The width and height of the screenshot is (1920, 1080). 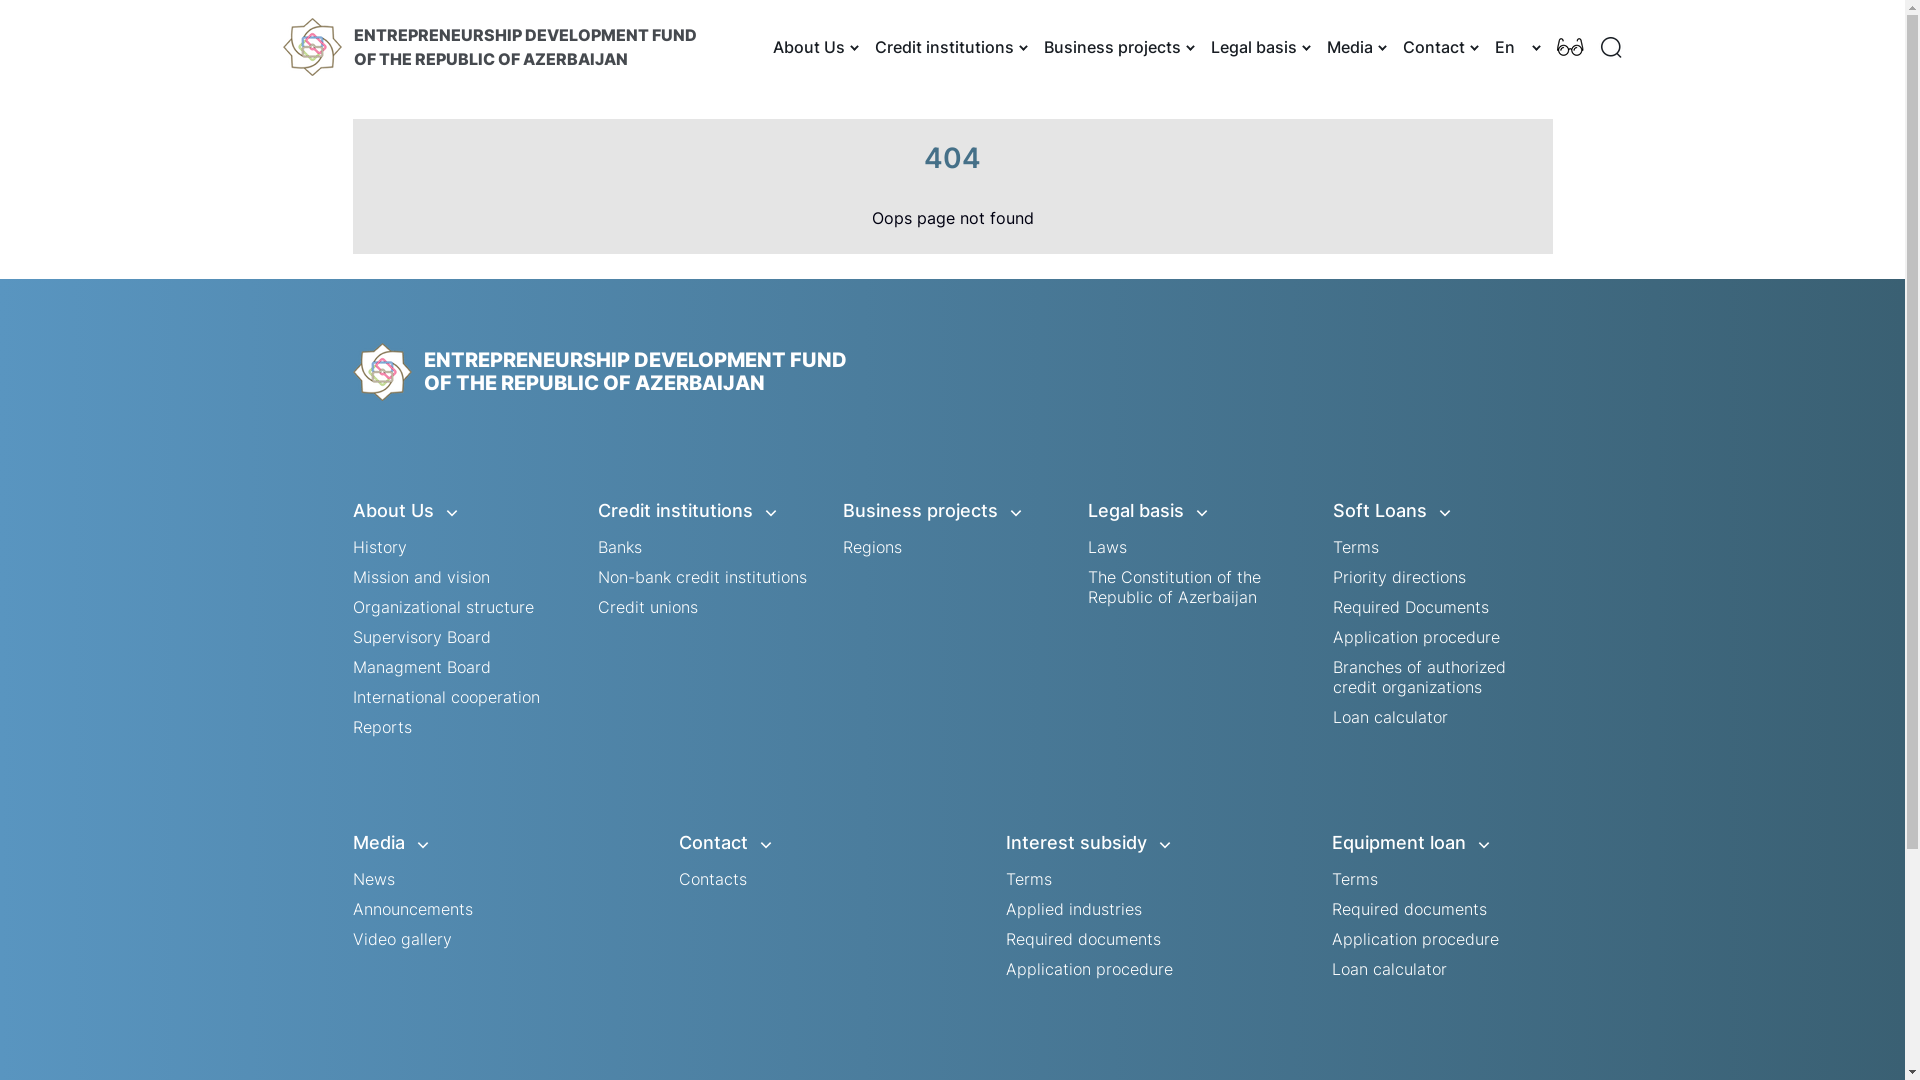 I want to click on 'Terms', so click(x=1354, y=878).